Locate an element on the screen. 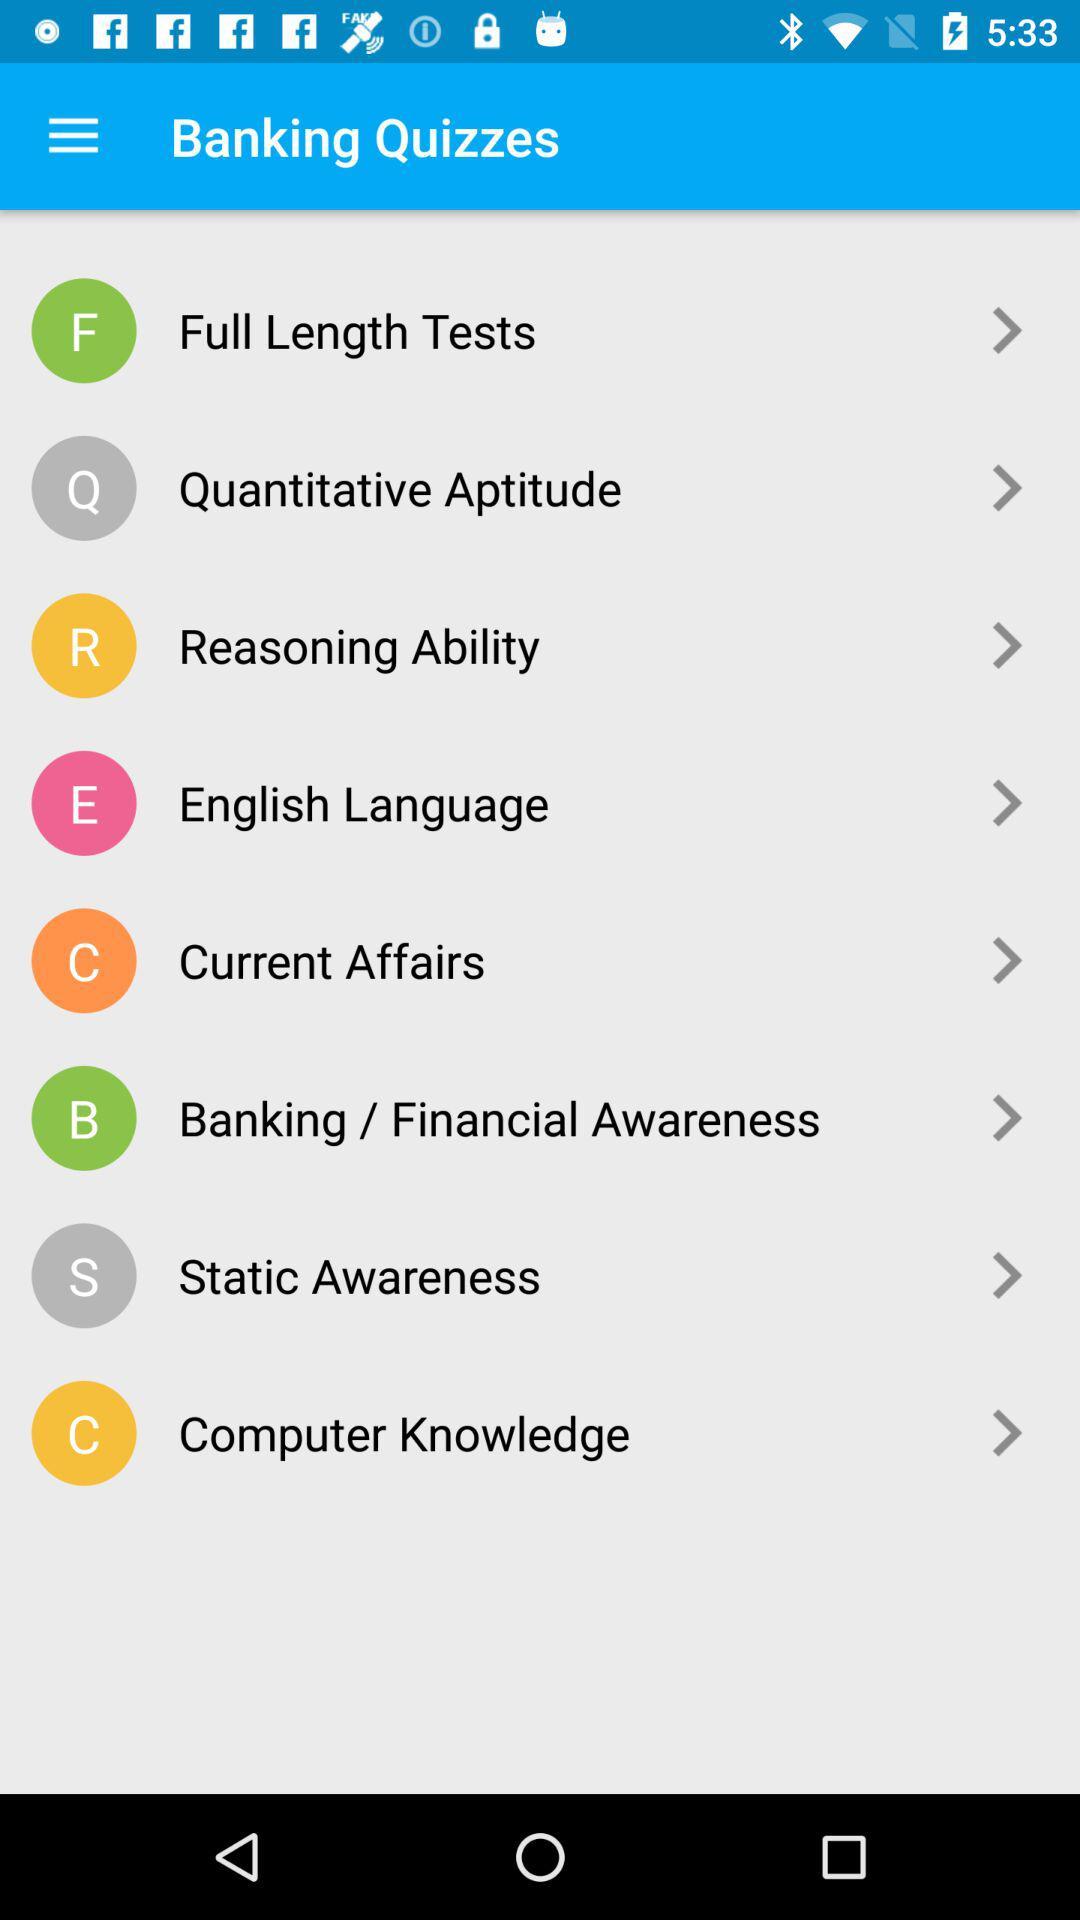  the icon above e is located at coordinates (83, 645).